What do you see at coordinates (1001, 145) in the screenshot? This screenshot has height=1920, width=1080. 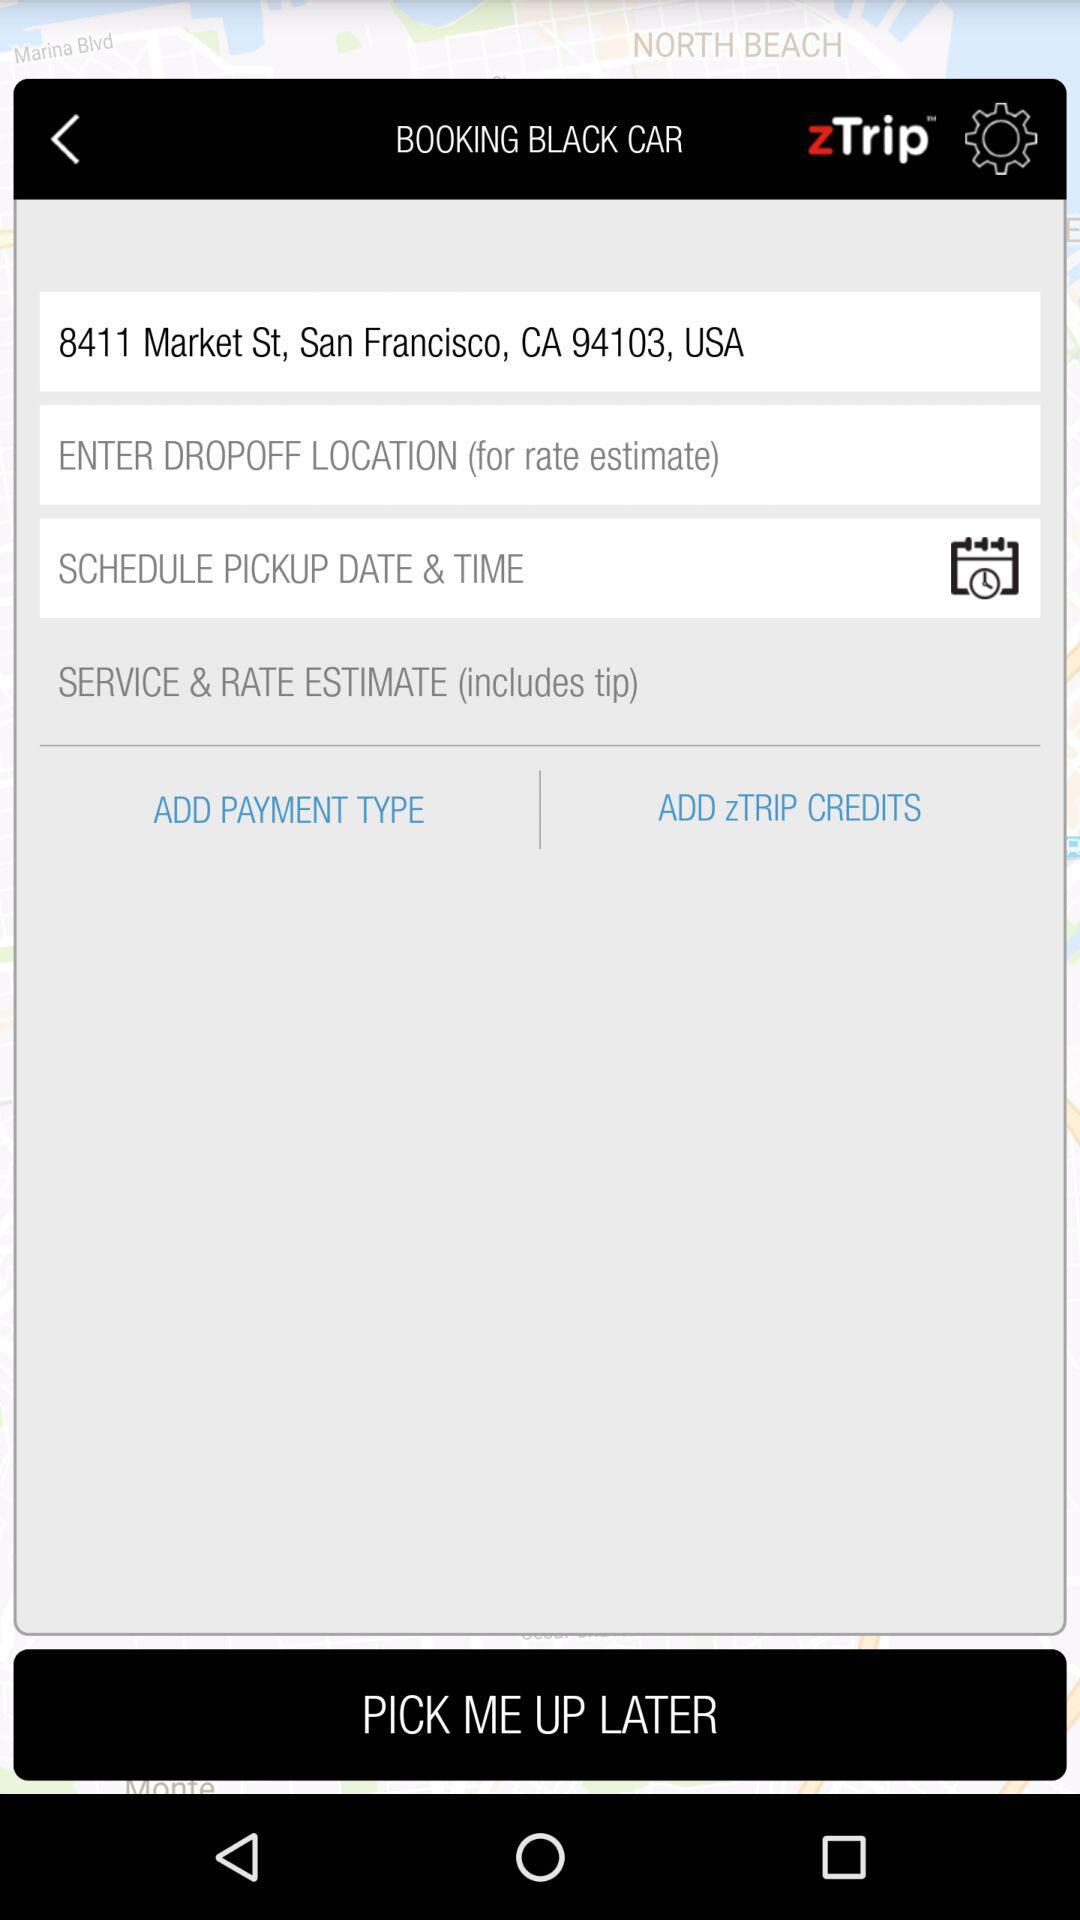 I see `the settings icon` at bounding box center [1001, 145].